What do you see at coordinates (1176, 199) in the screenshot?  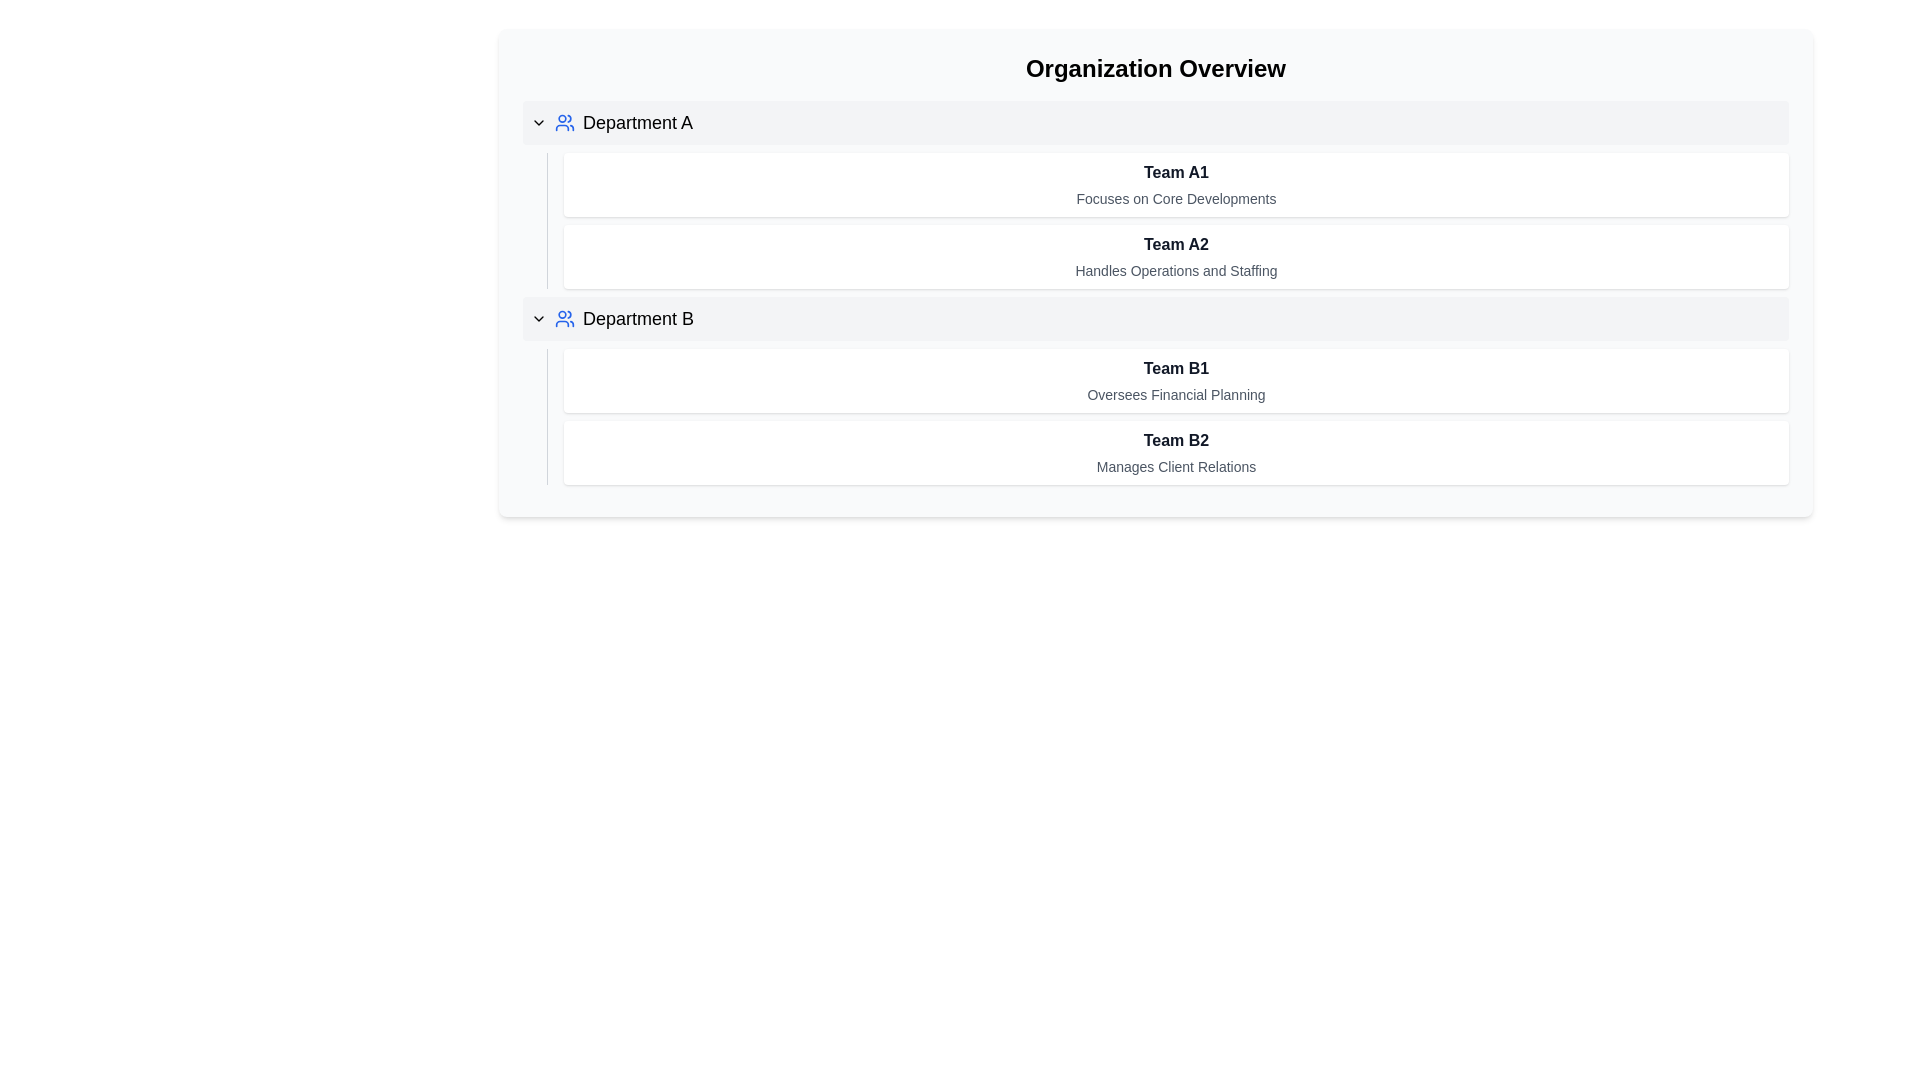 I see `the text element that contains 'Focuses on Core Developments', which is located directly below 'Team A1' in the 'Organization Overview' section` at bounding box center [1176, 199].